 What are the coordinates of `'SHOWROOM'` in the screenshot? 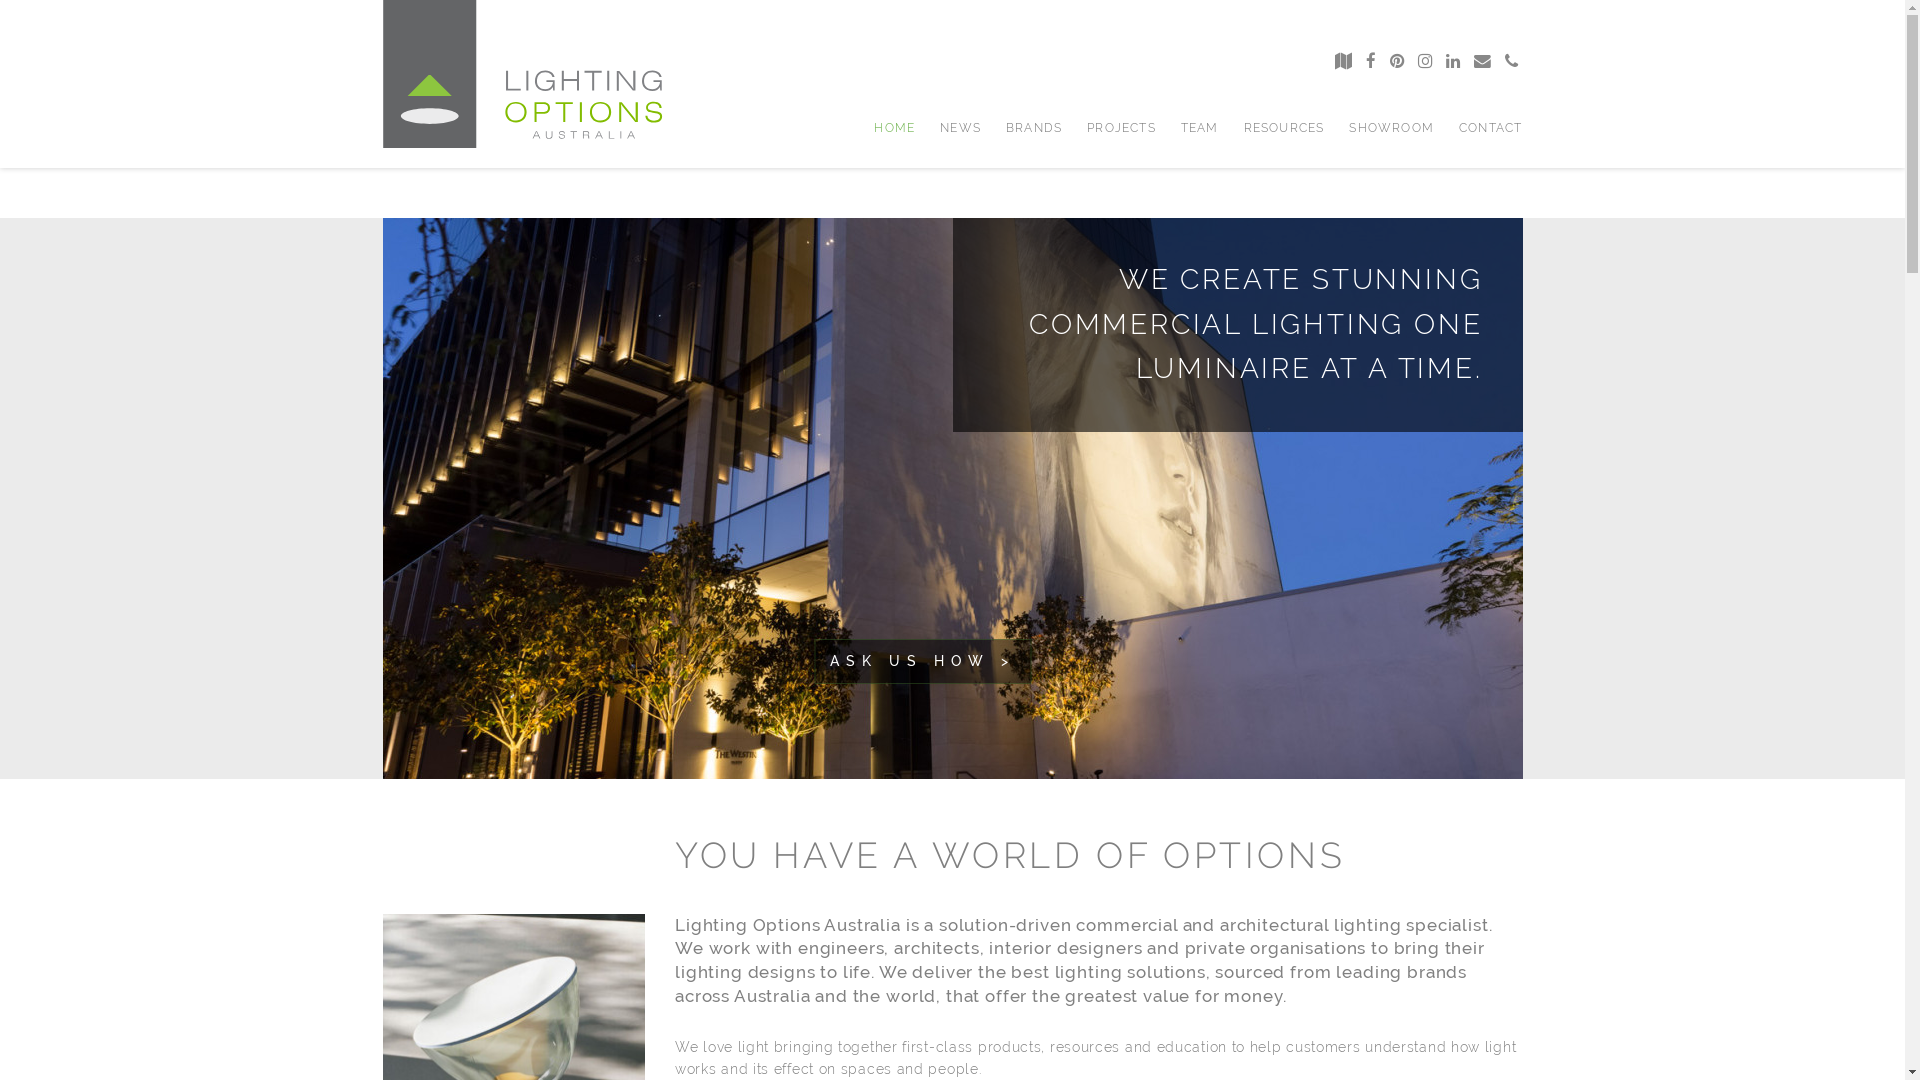 It's located at (1390, 127).